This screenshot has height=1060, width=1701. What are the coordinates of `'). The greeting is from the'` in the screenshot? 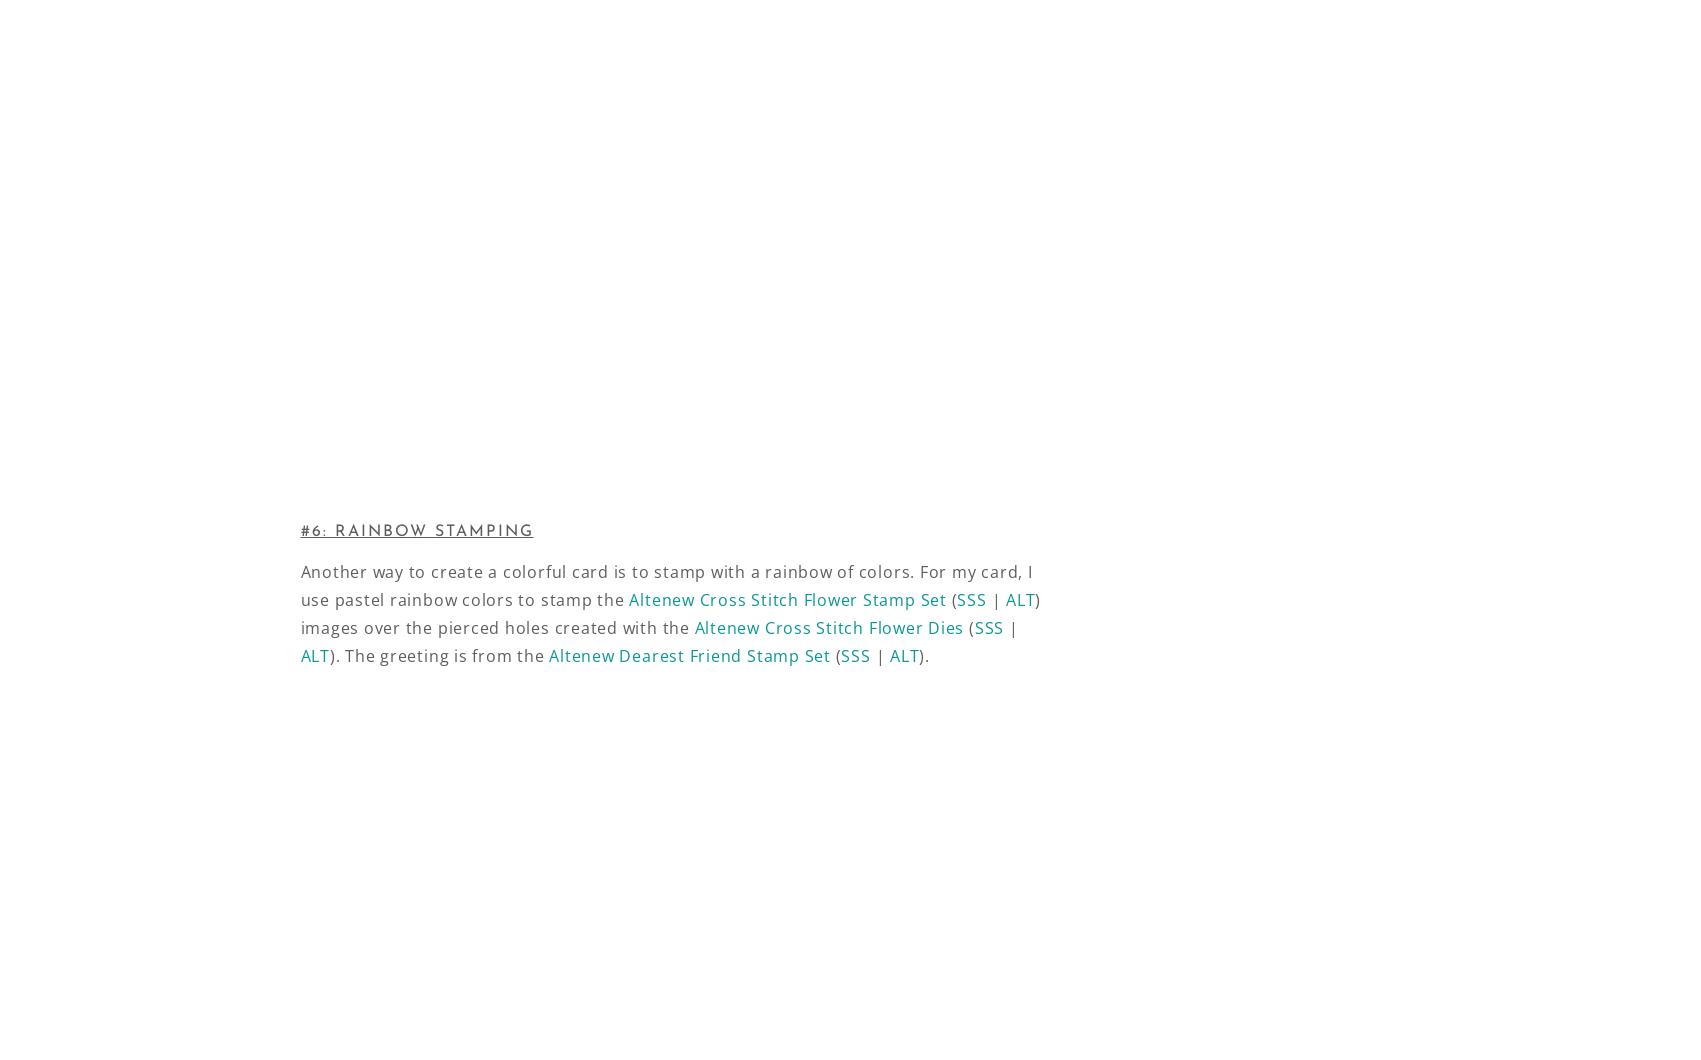 It's located at (328, 656).